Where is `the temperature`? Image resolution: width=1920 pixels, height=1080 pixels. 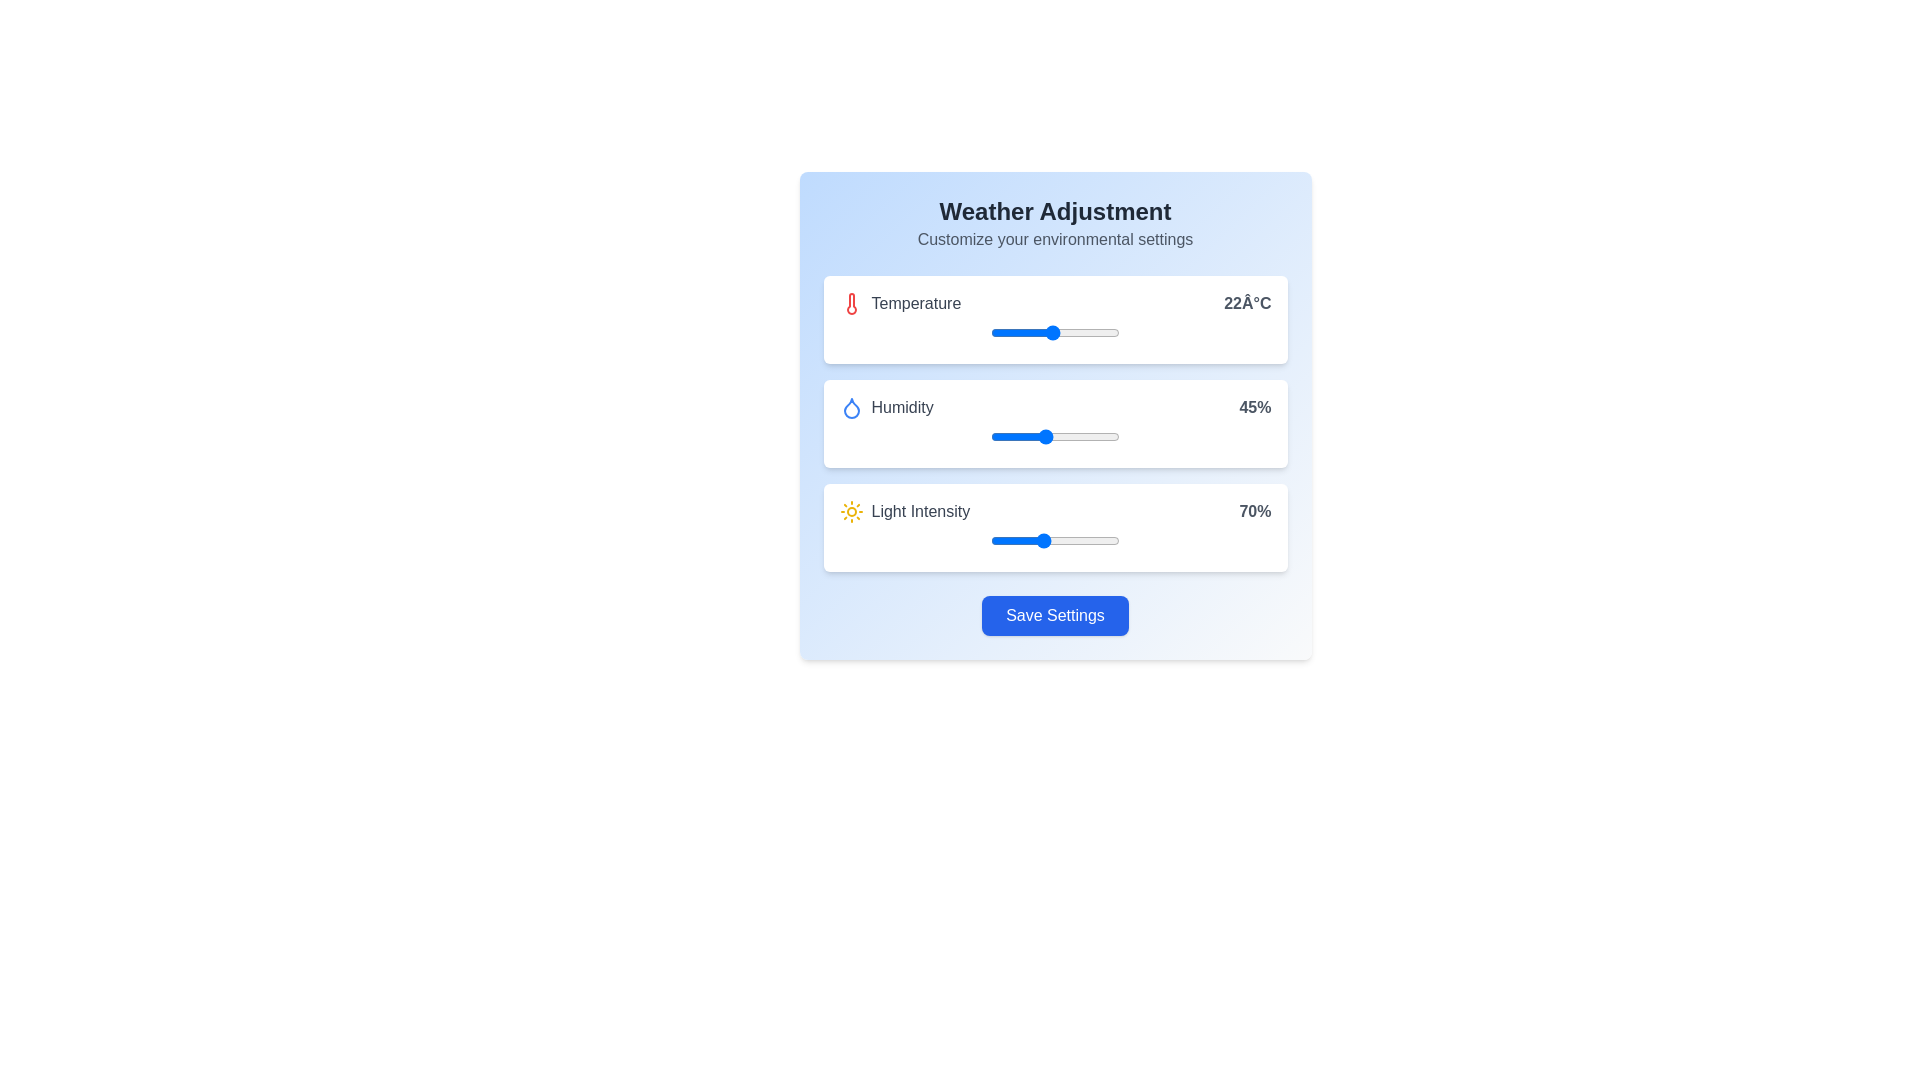 the temperature is located at coordinates (1001, 331).